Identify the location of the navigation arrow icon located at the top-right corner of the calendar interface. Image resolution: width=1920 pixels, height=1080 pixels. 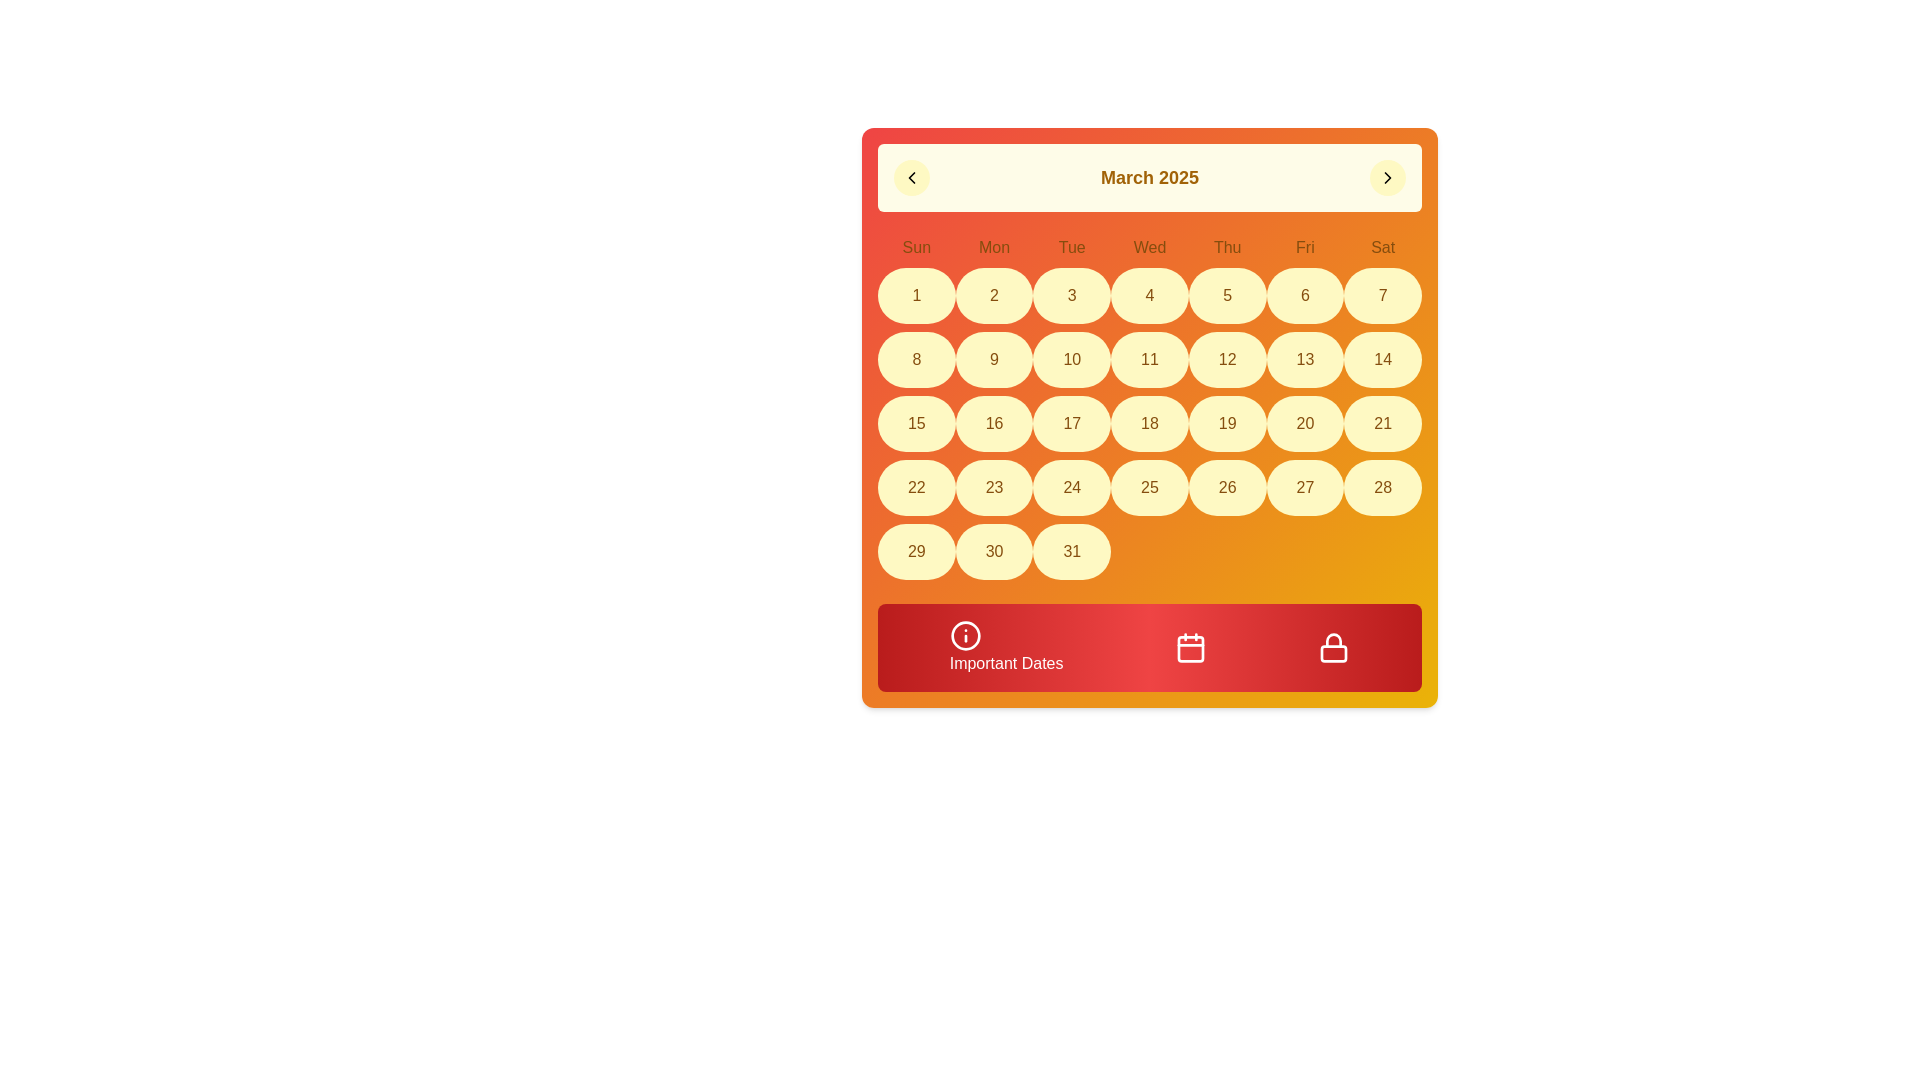
(1386, 176).